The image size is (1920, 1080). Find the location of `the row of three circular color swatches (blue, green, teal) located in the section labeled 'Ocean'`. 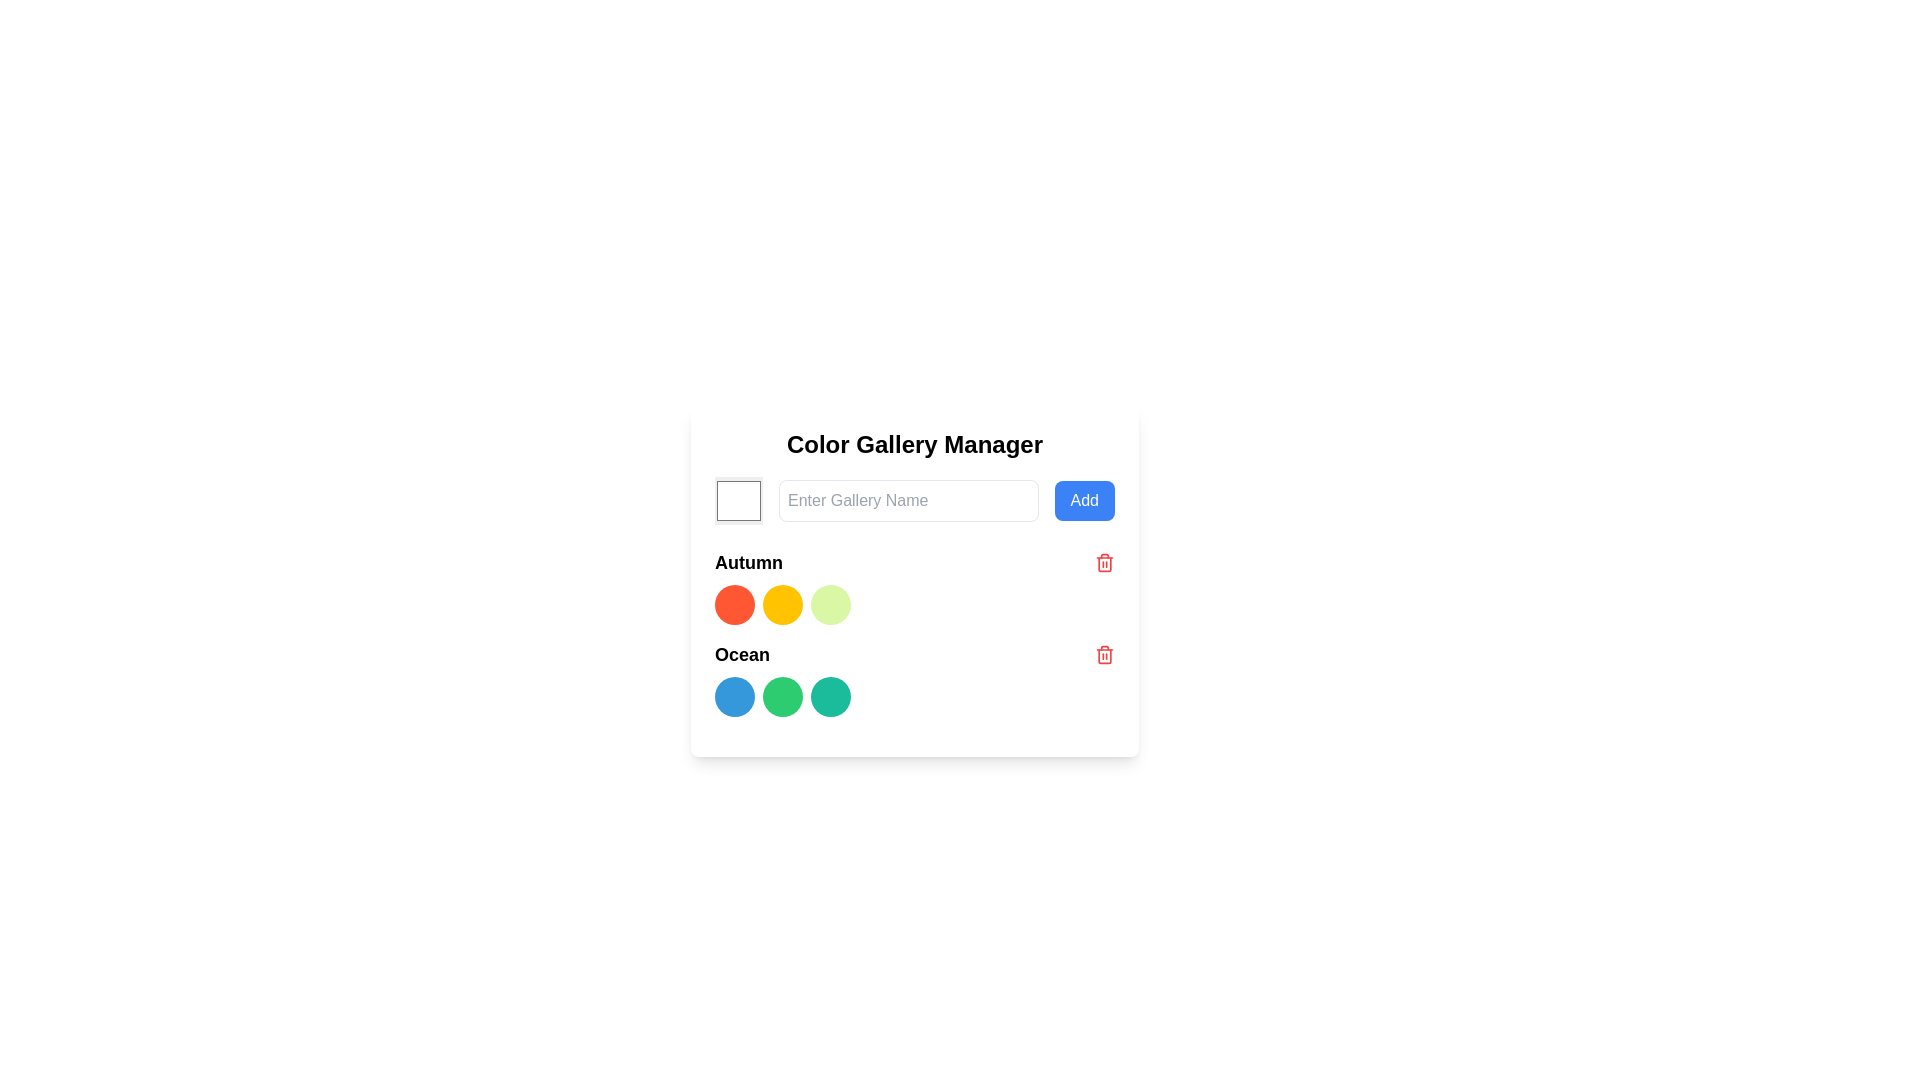

the row of three circular color swatches (blue, green, teal) located in the section labeled 'Ocean' is located at coordinates (914, 696).